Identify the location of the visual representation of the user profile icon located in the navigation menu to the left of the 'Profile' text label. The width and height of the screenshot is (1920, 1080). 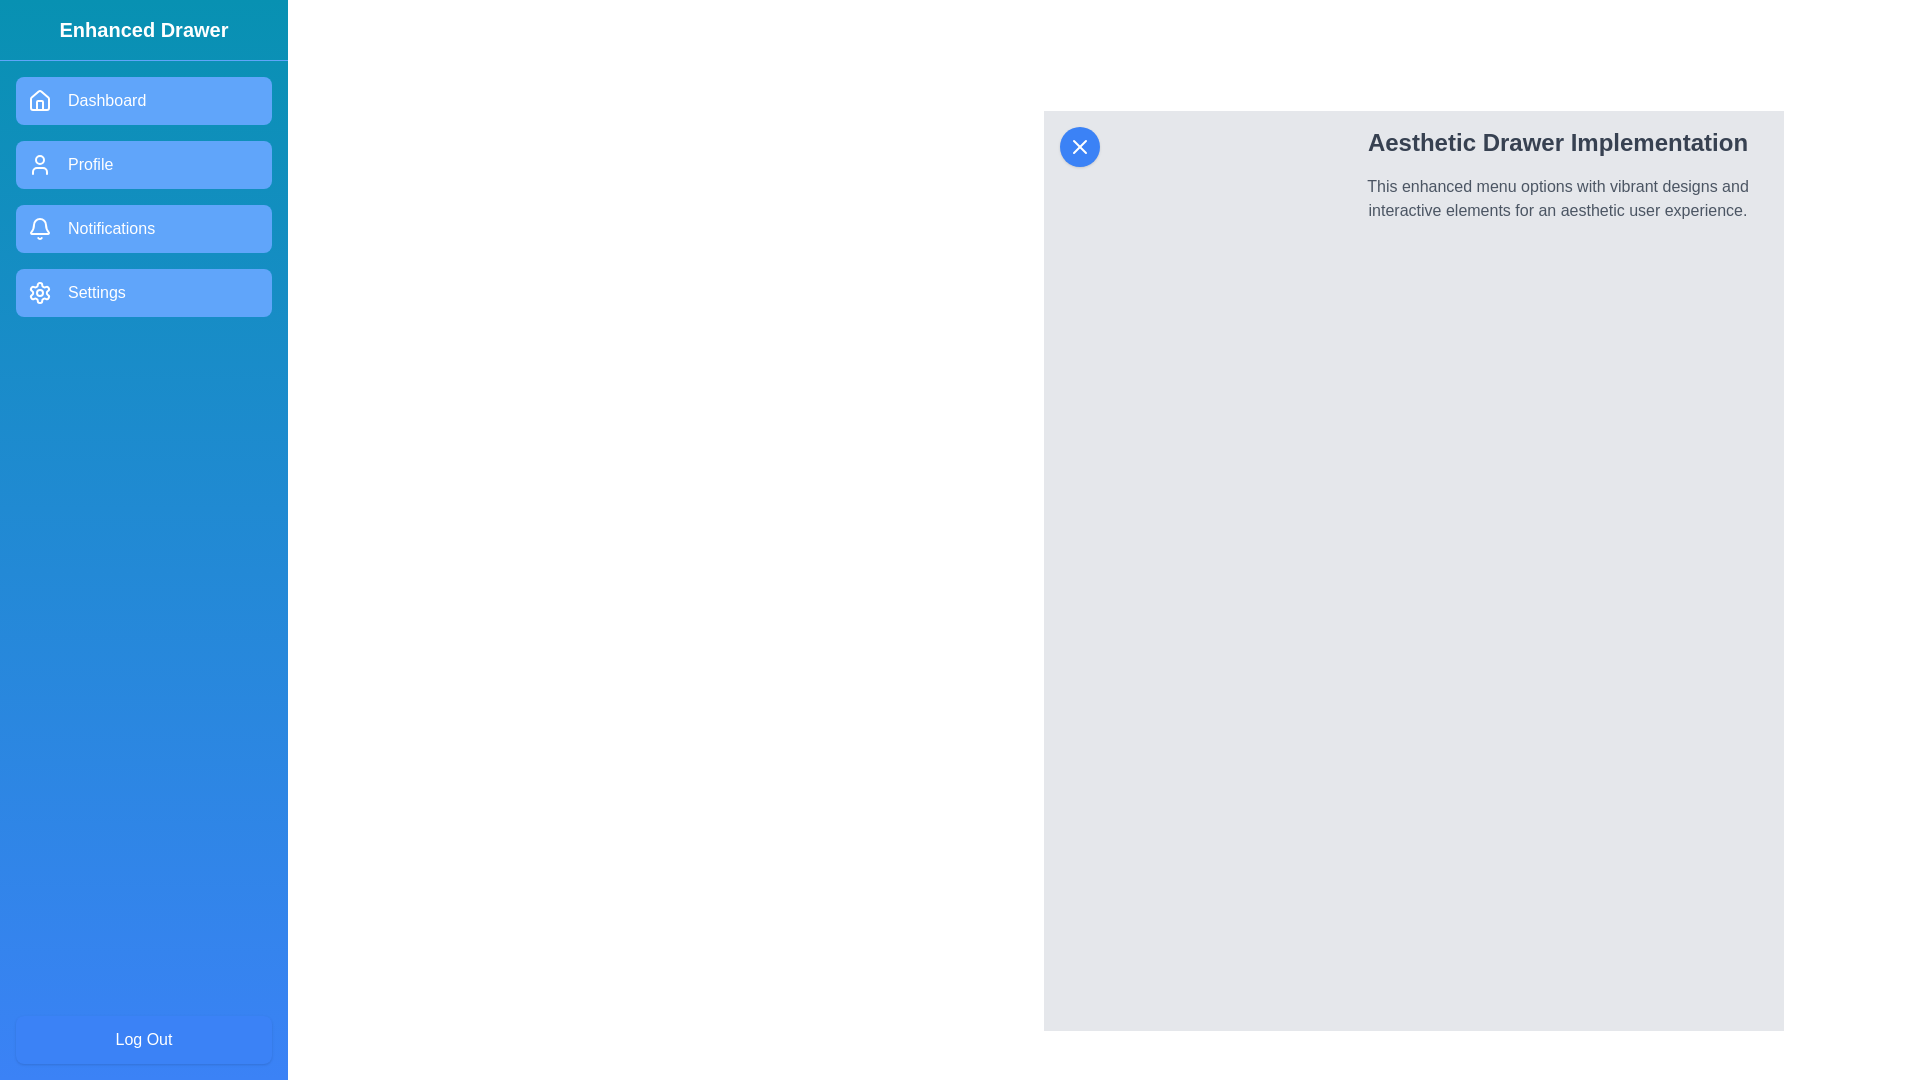
(39, 164).